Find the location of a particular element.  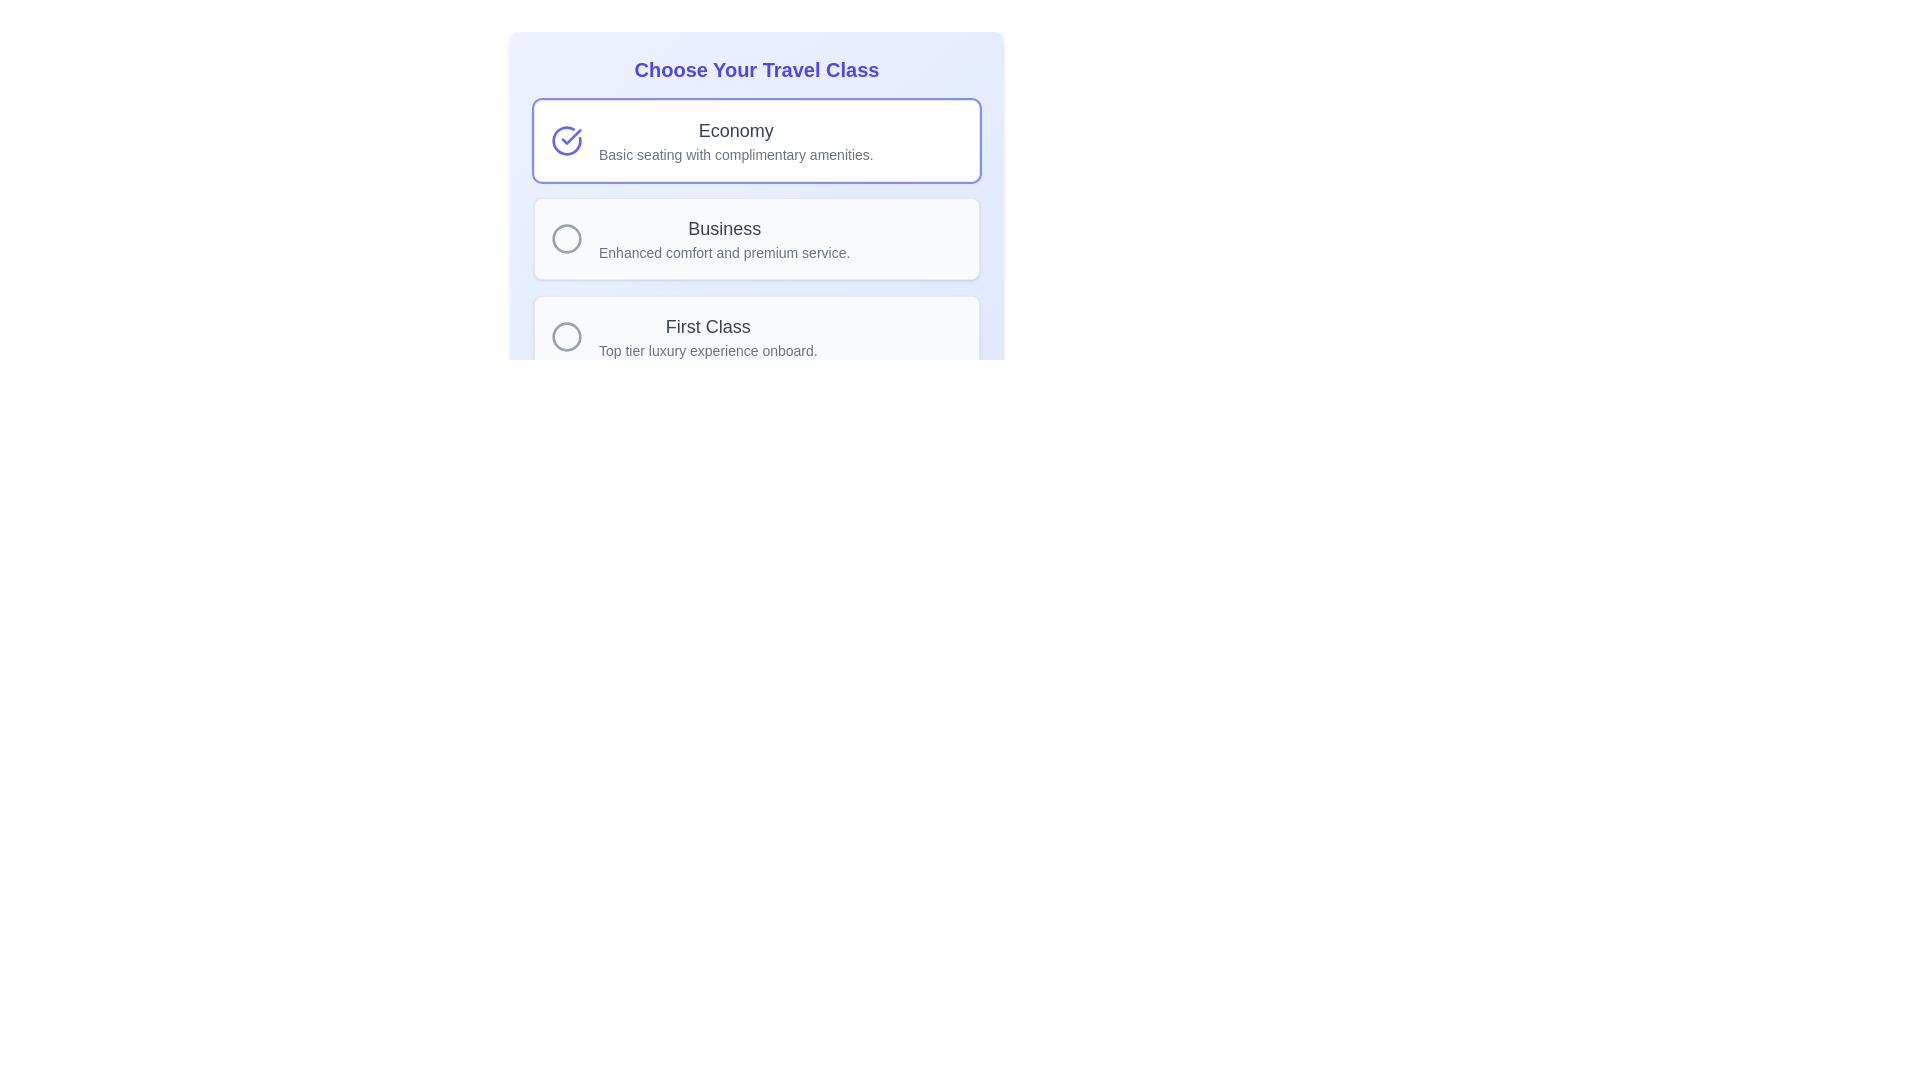

the 'Business' travel class option indicator, which is the second option in the vertical list of travel class options, located below 'Economy' and above 'First Class' is located at coordinates (565, 238).